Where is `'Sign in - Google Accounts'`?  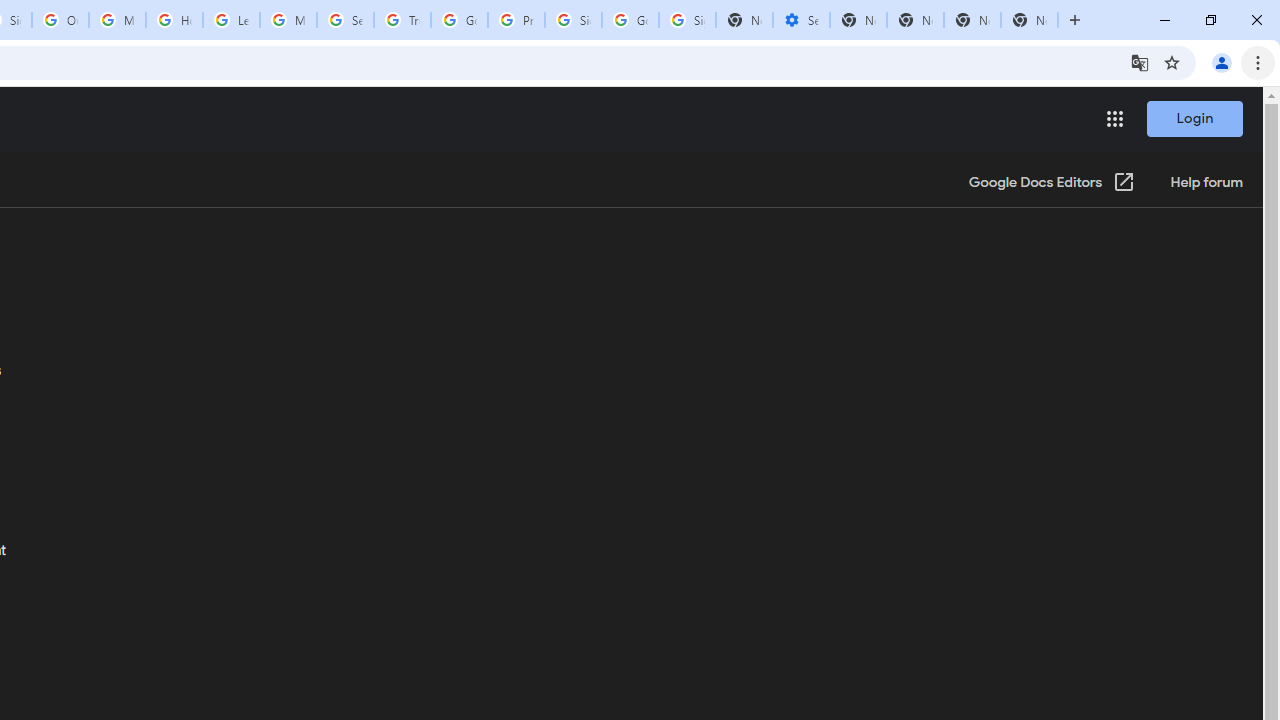
'Sign in - Google Accounts' is located at coordinates (572, 20).